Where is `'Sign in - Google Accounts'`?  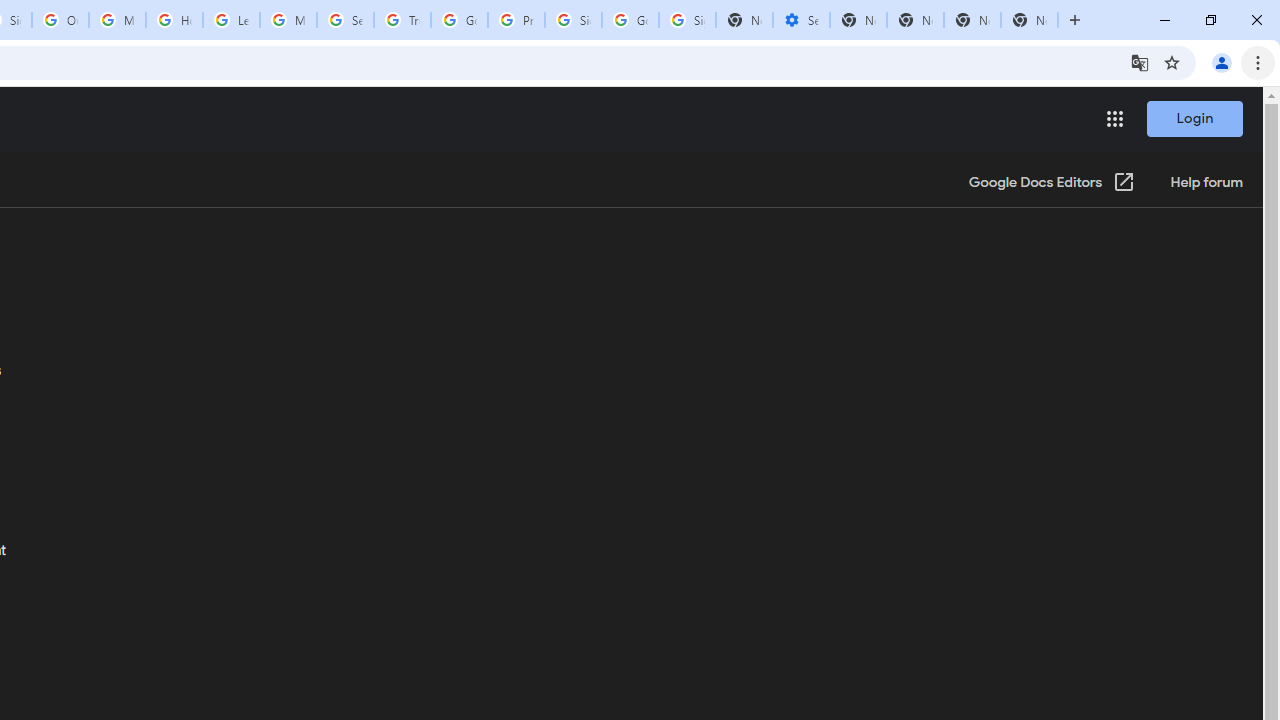
'Sign in - Google Accounts' is located at coordinates (572, 20).